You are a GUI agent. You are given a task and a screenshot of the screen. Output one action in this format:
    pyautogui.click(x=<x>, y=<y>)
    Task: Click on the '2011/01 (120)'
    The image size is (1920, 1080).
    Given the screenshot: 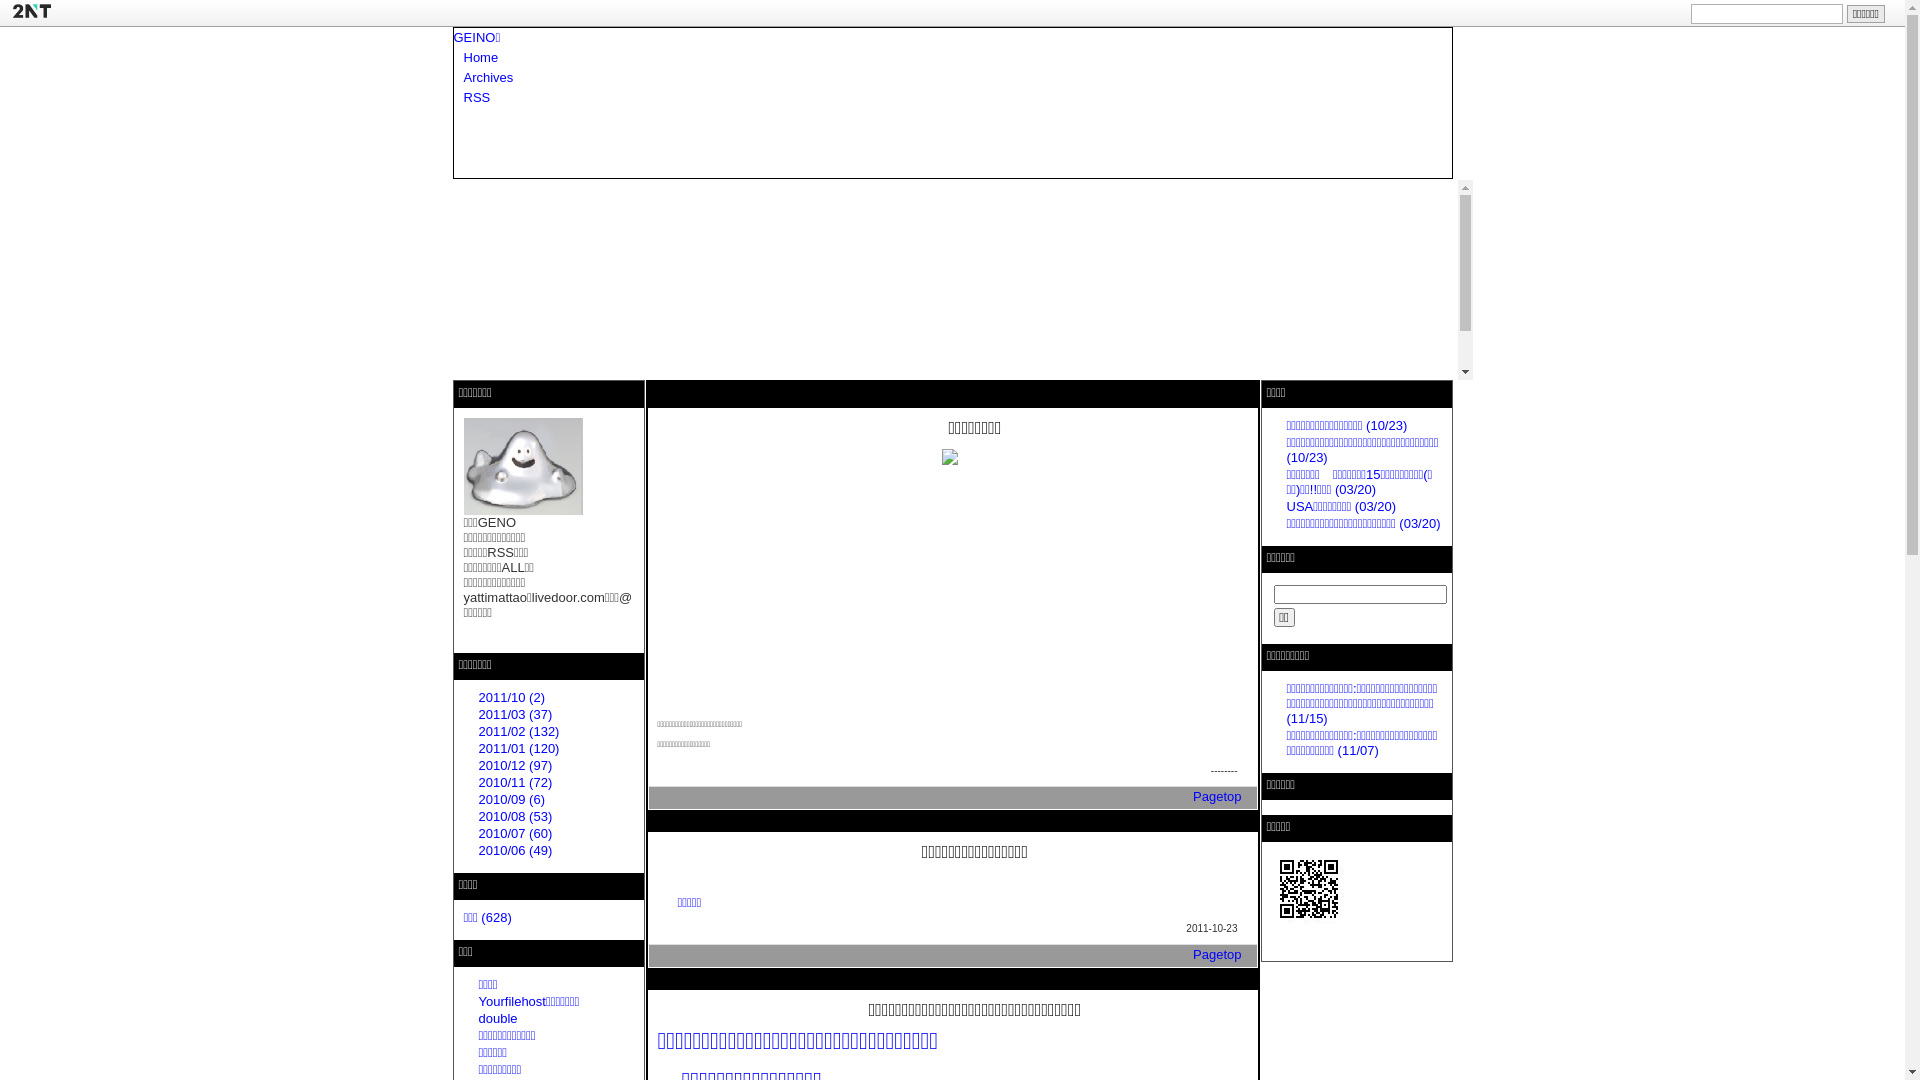 What is the action you would take?
    pyautogui.click(x=518, y=748)
    